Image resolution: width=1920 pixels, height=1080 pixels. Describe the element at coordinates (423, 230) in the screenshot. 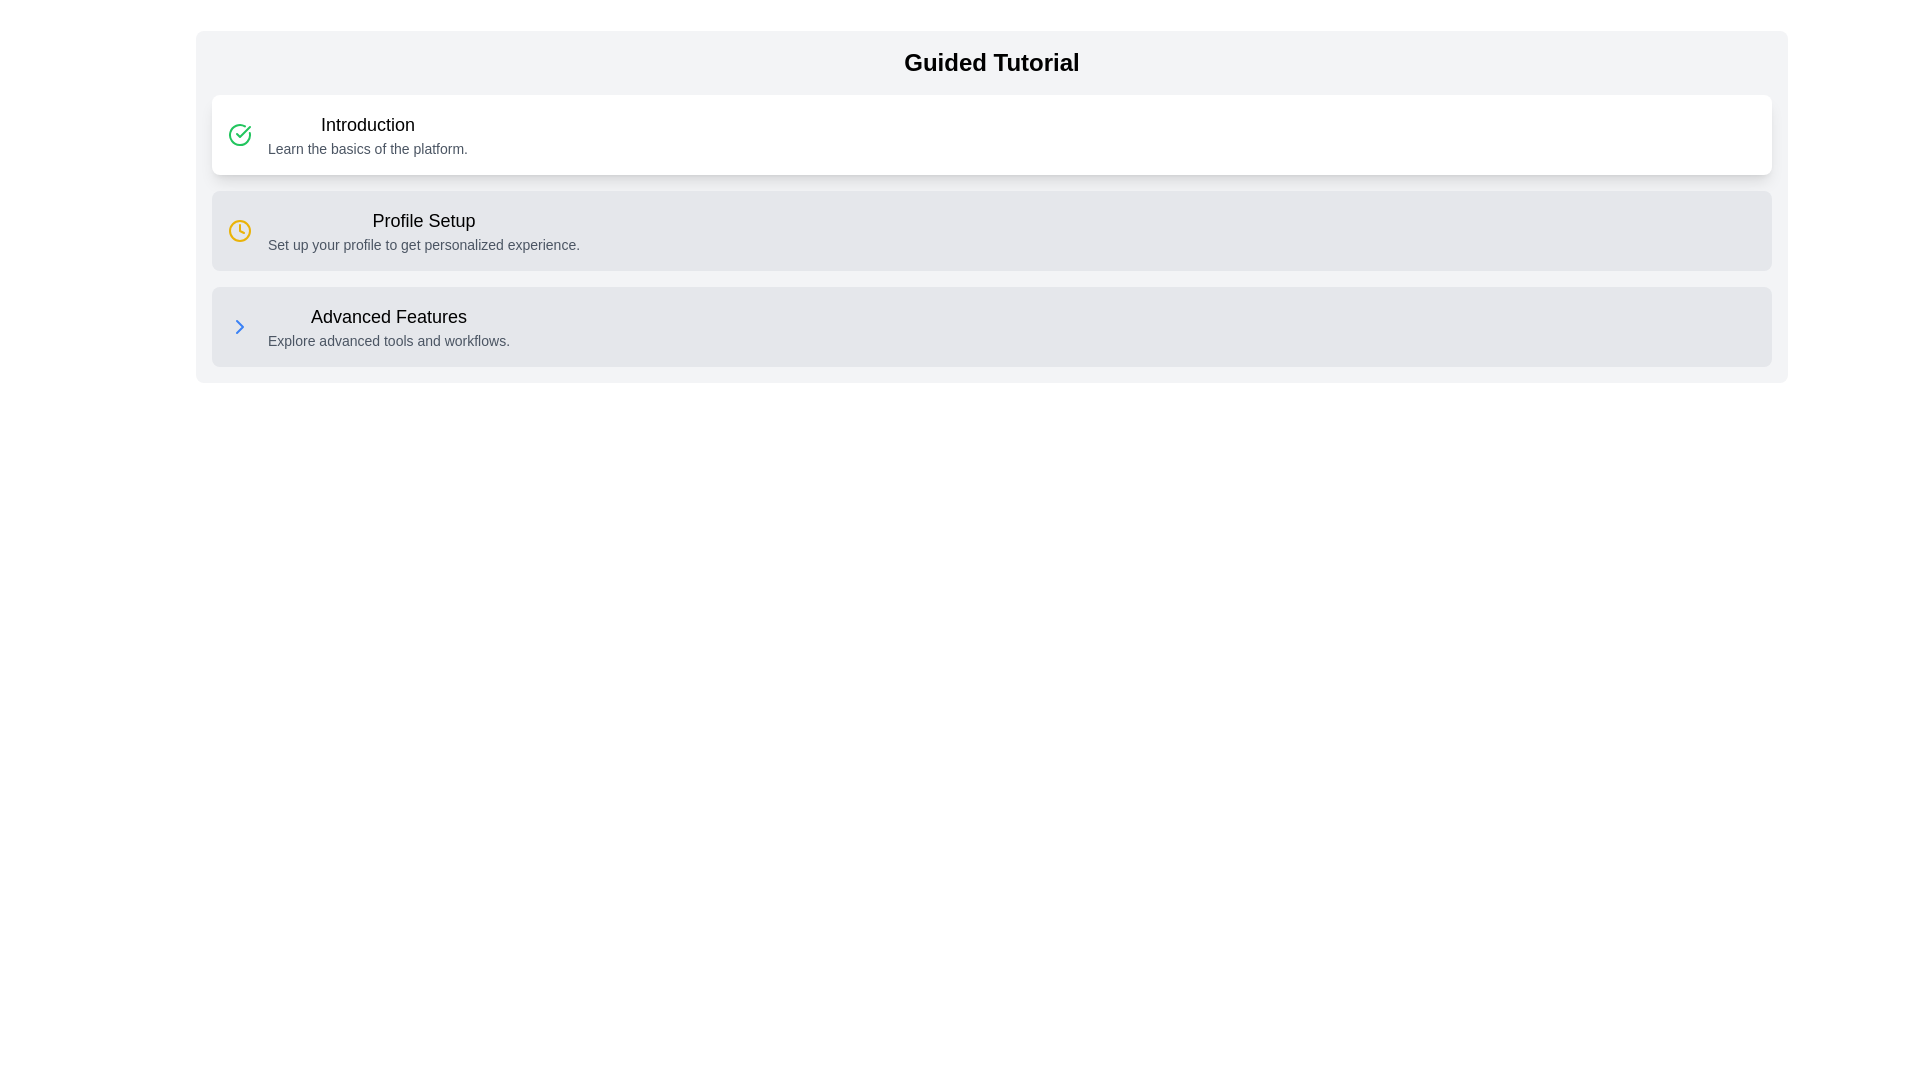

I see `text content that serves as a description and call-to-action for setting up the user's profile, which is the second item in a vertically aligned list within the tutorial interface` at that location.